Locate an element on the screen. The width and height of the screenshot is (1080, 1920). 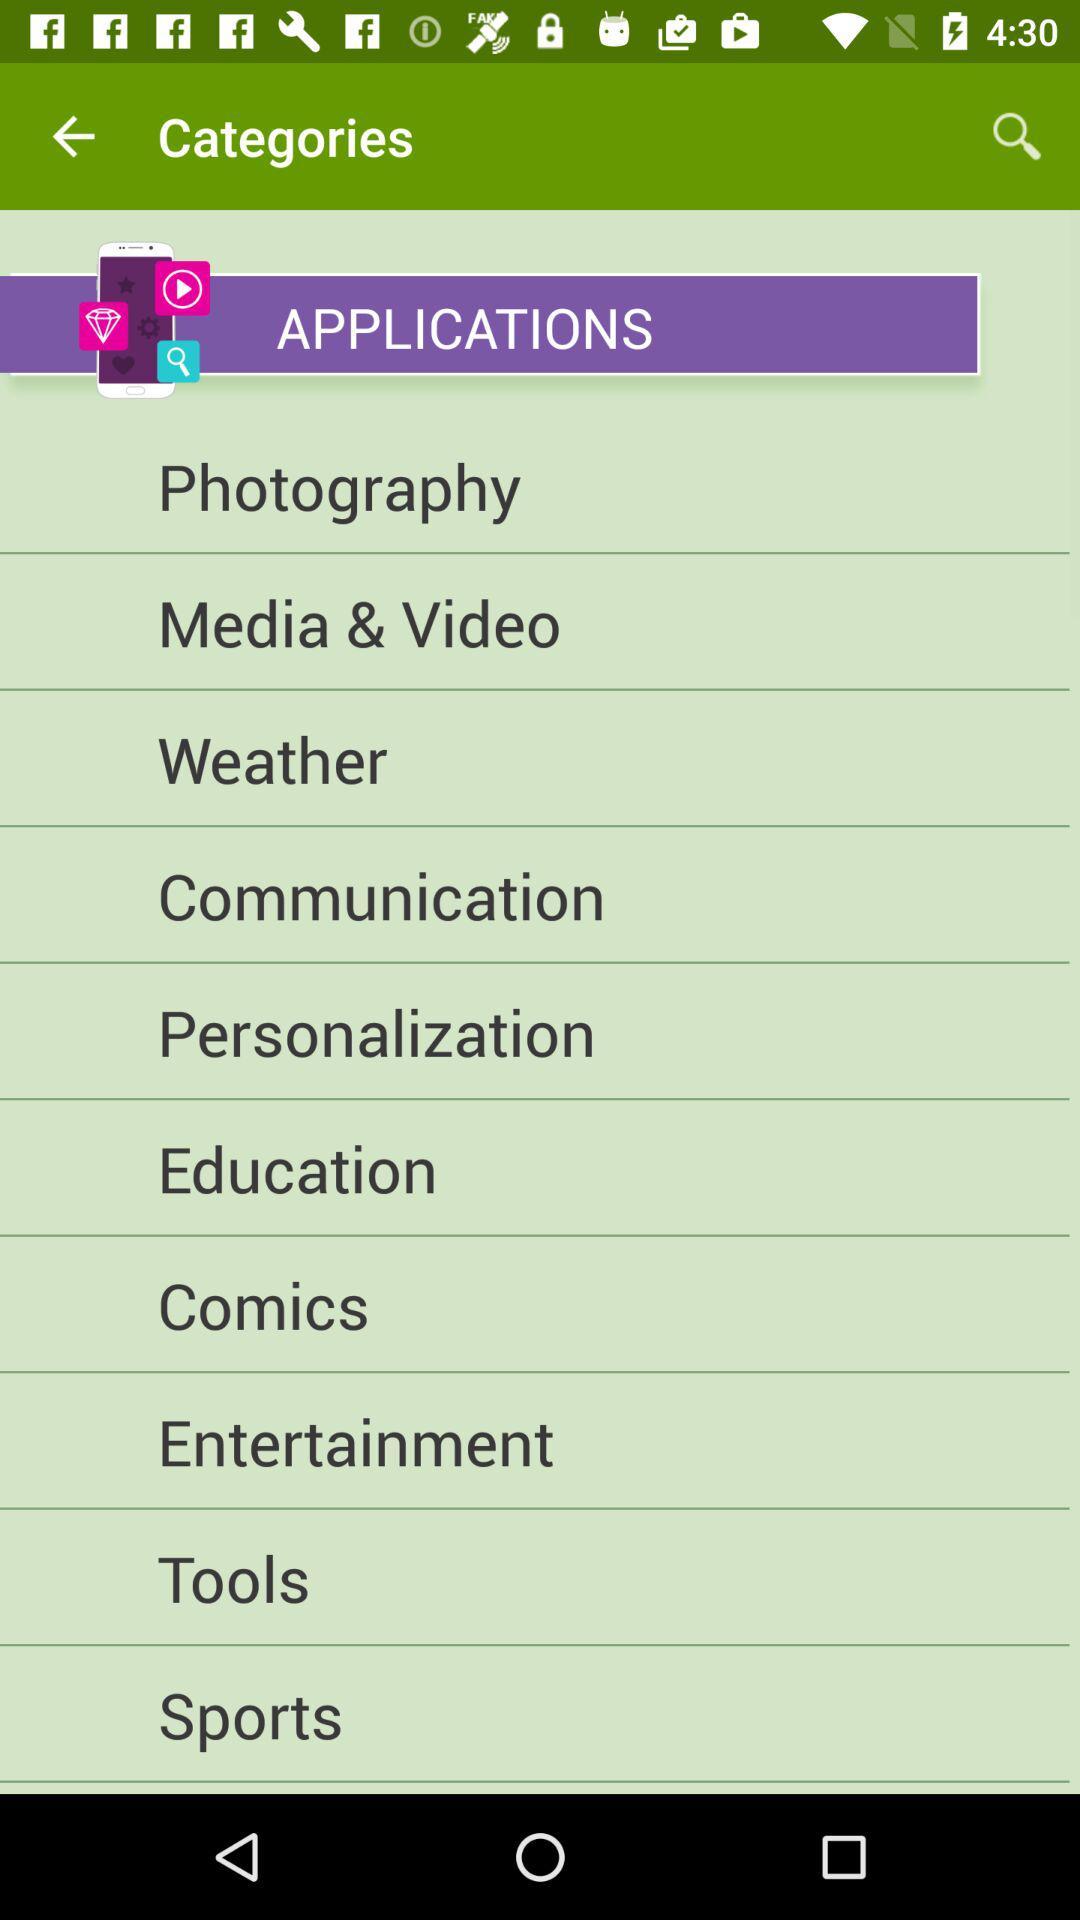
the weather item is located at coordinates (533, 757).